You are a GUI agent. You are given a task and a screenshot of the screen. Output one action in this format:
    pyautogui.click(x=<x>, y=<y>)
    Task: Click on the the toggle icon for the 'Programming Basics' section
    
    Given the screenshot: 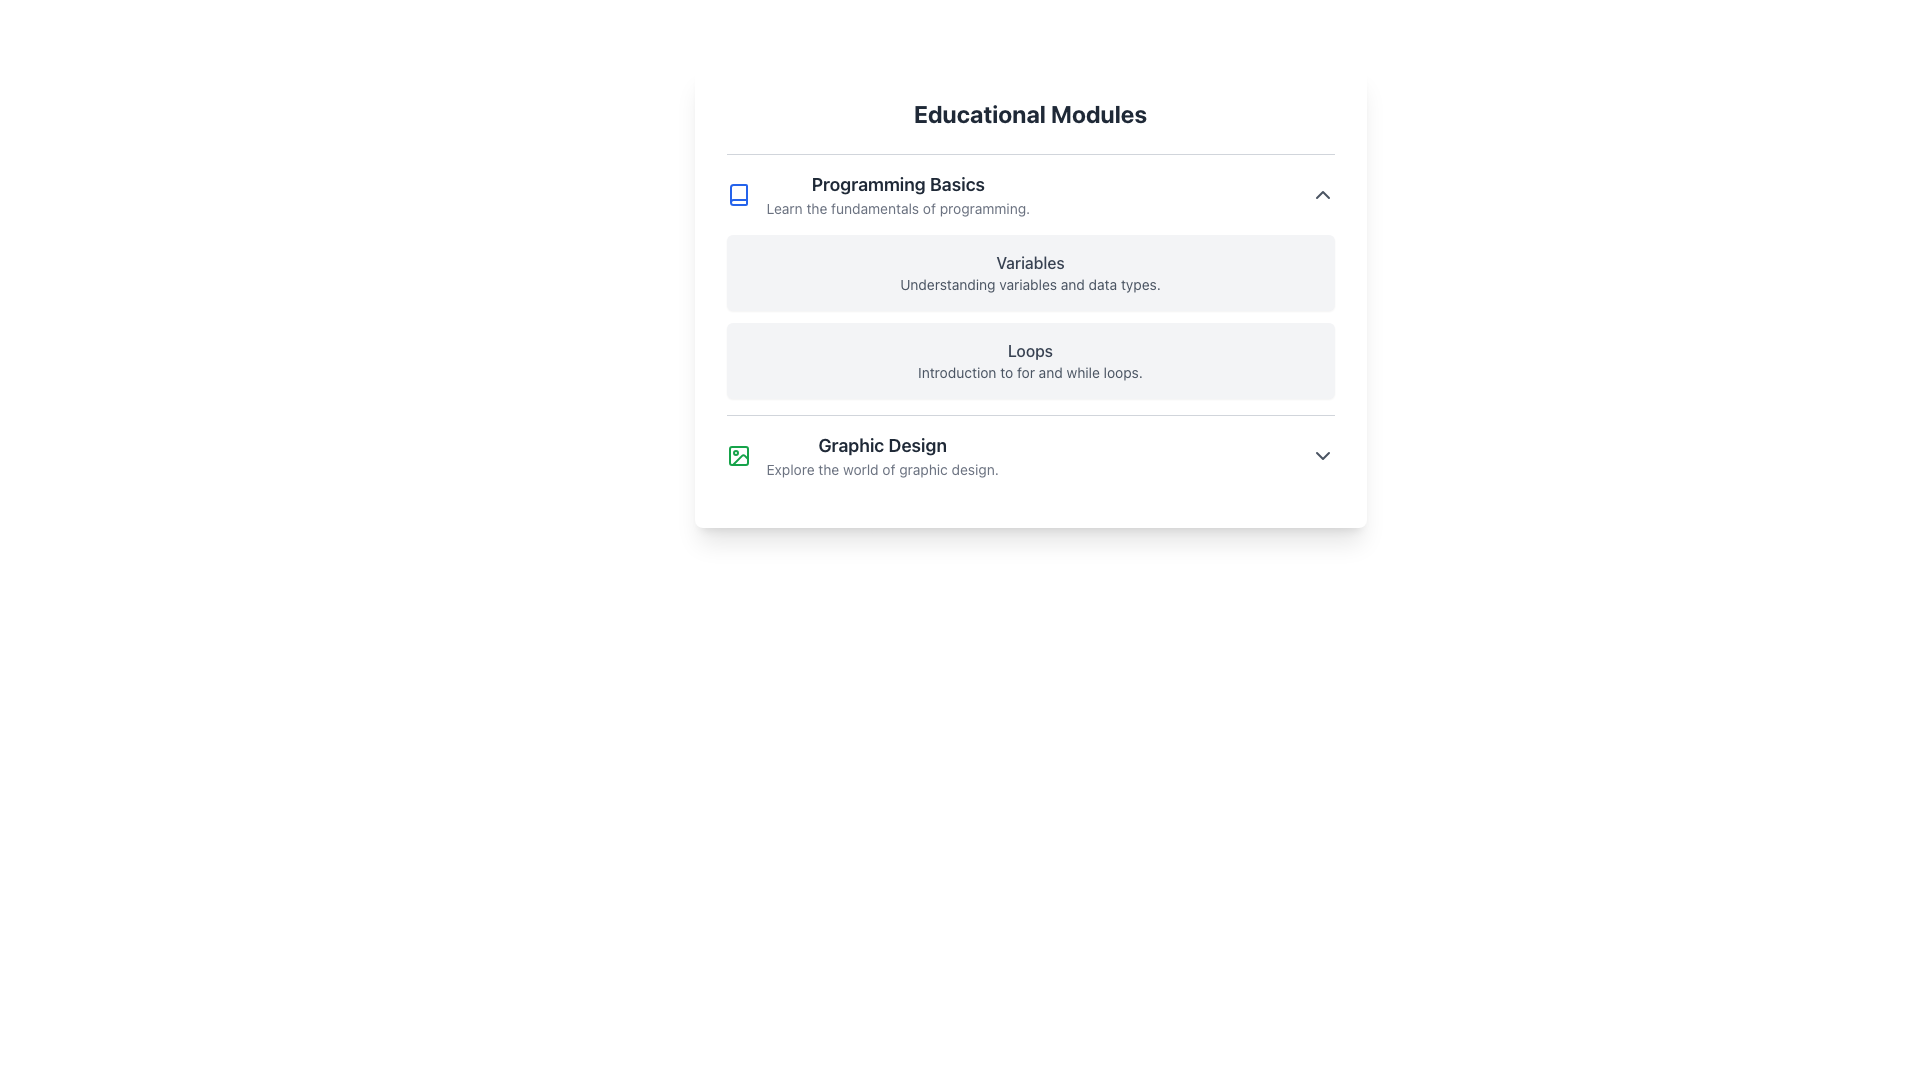 What is the action you would take?
    pyautogui.click(x=1322, y=195)
    